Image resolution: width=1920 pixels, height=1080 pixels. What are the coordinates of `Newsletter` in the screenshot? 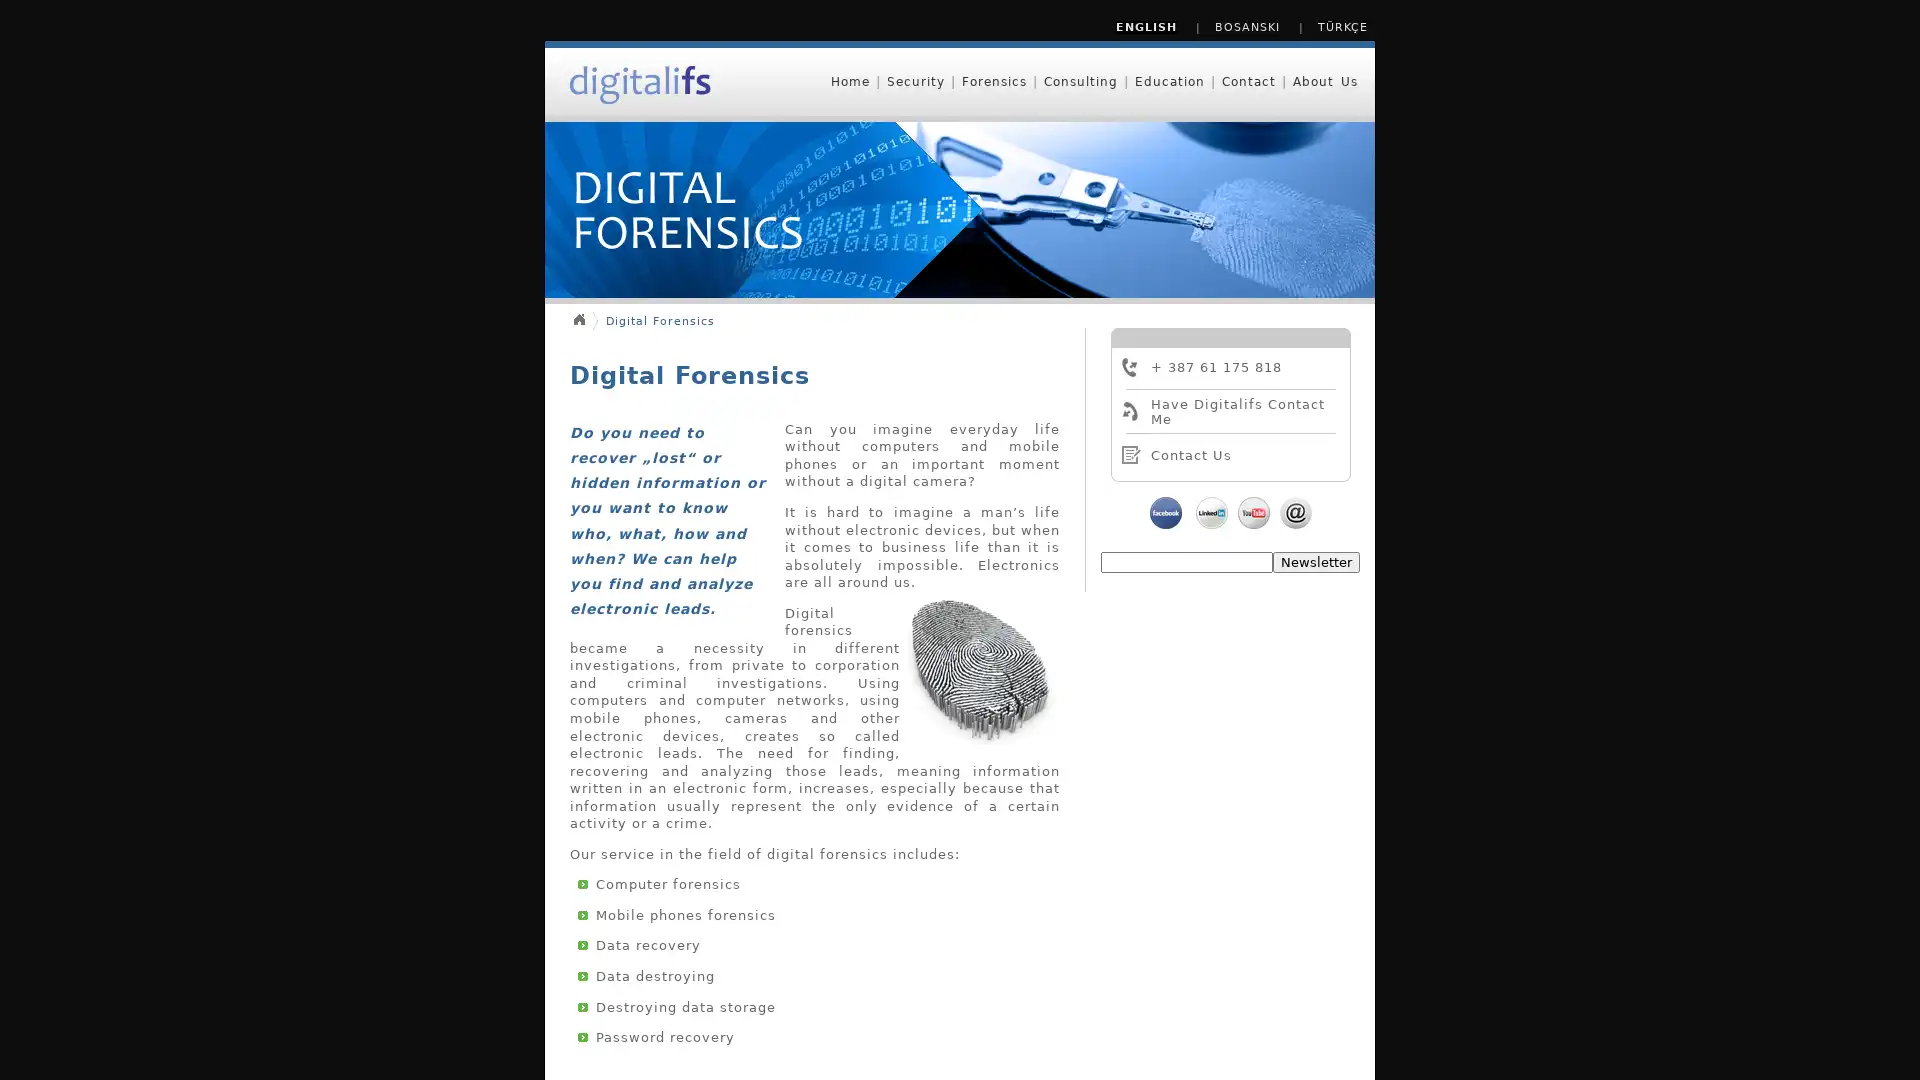 It's located at (1315, 561).